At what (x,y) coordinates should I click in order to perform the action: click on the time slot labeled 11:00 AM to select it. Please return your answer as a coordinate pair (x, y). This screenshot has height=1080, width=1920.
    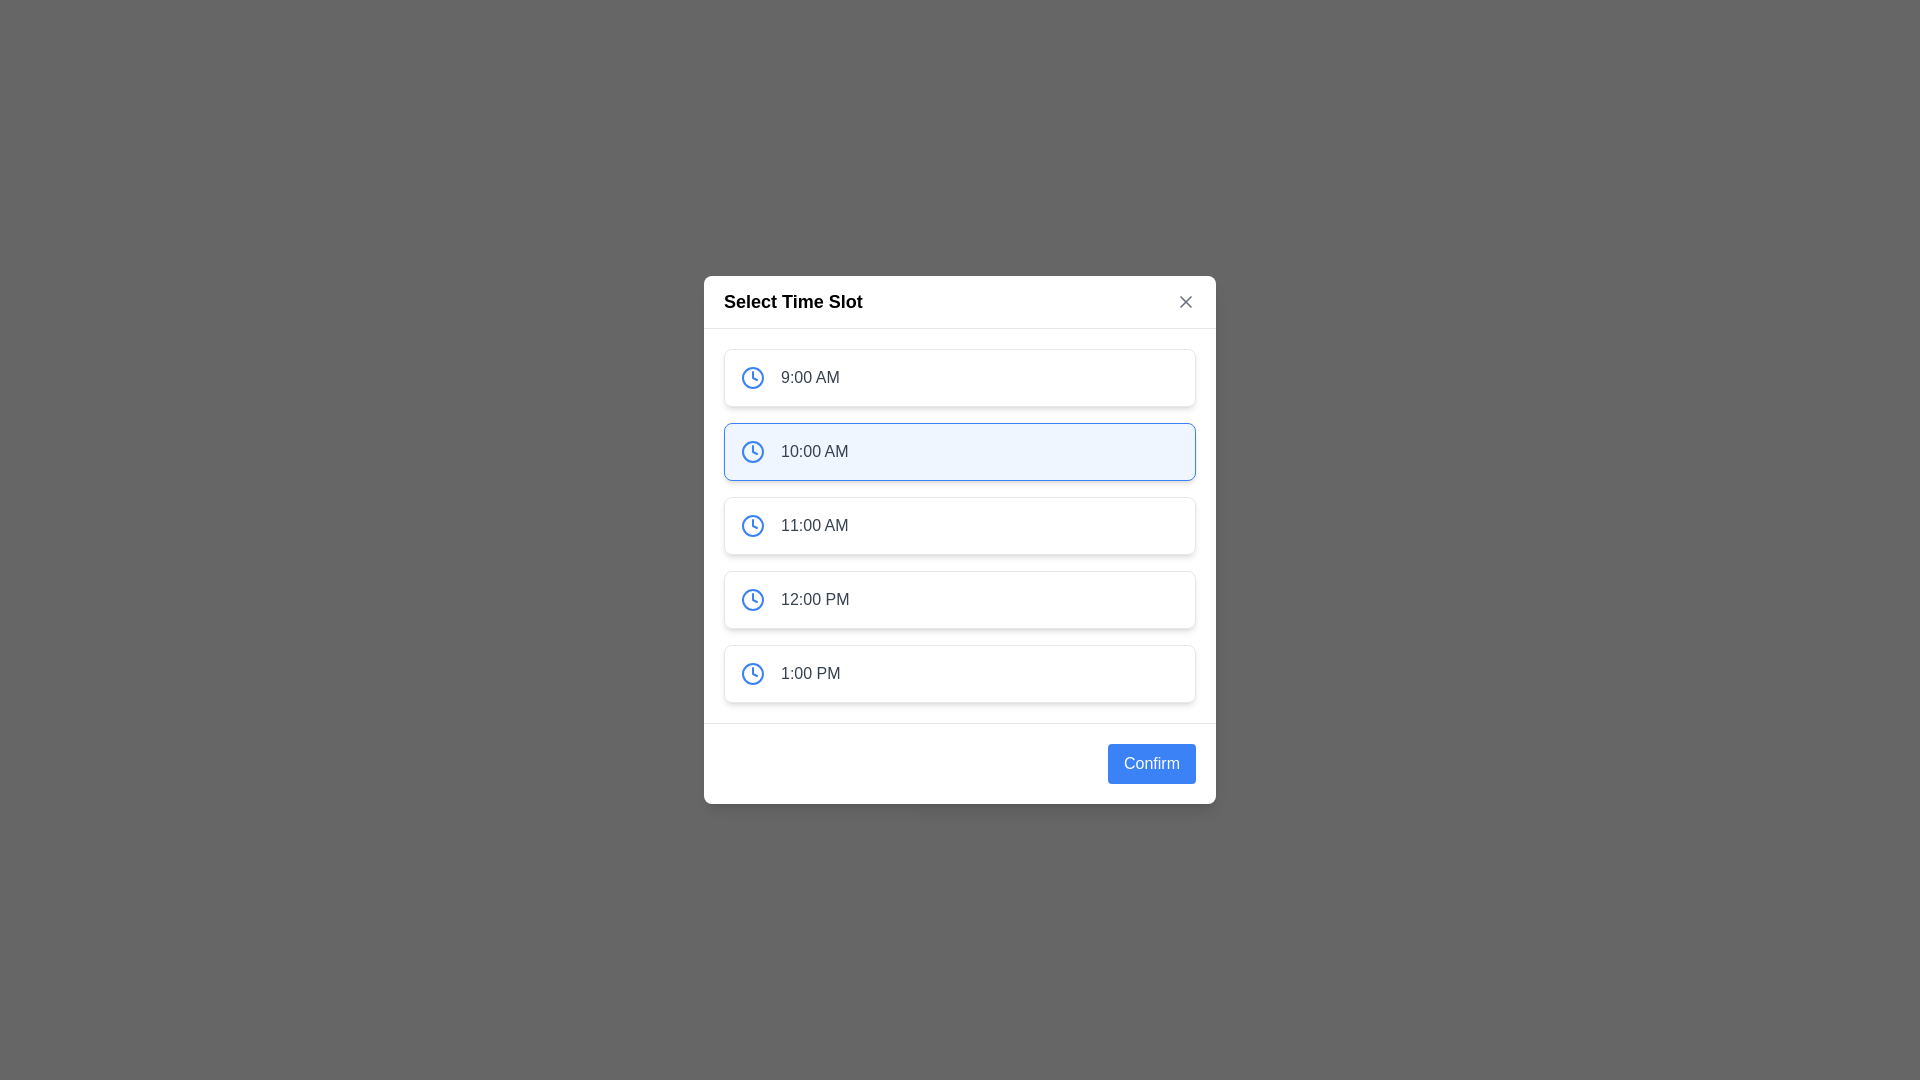
    Looking at the image, I should click on (960, 524).